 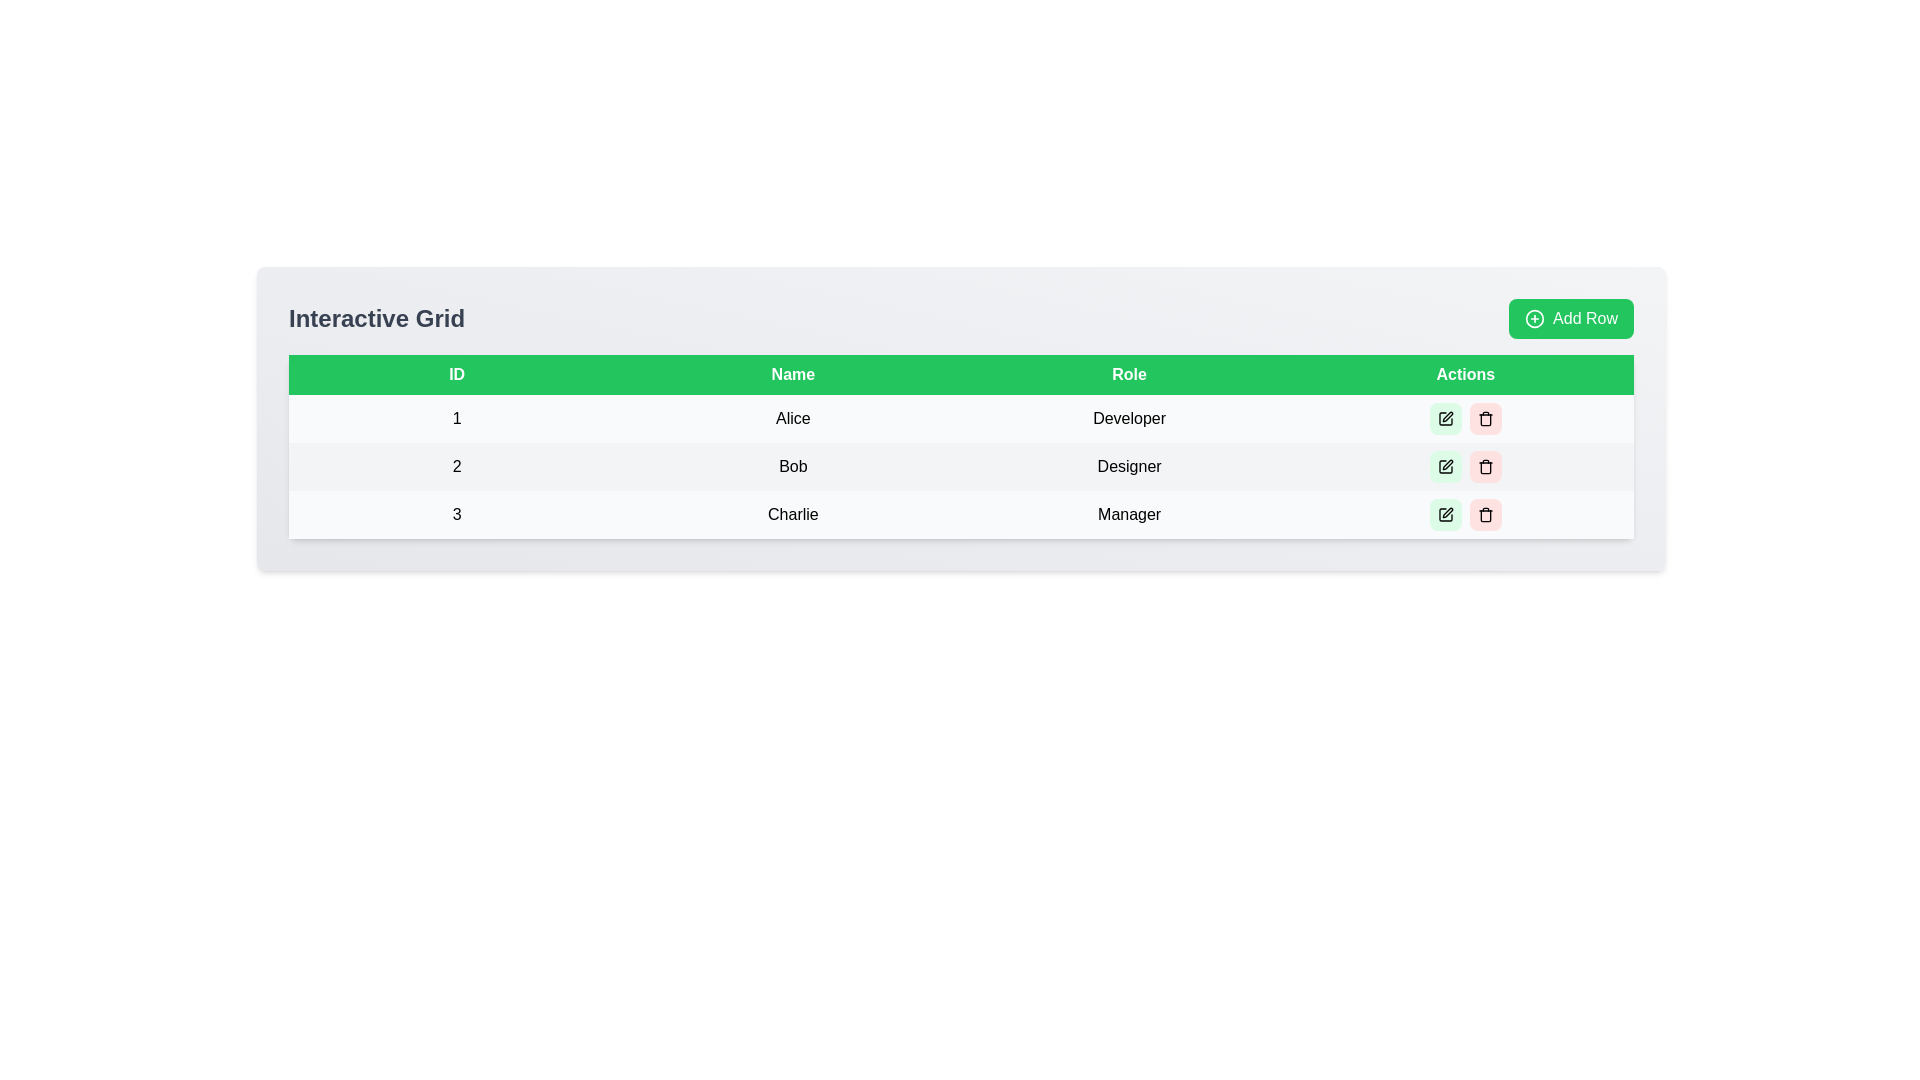 I want to click on the edit action icon located in the 'Actions' column of the table for the row corresponding to 'Alice - Developer', so click(x=1447, y=415).